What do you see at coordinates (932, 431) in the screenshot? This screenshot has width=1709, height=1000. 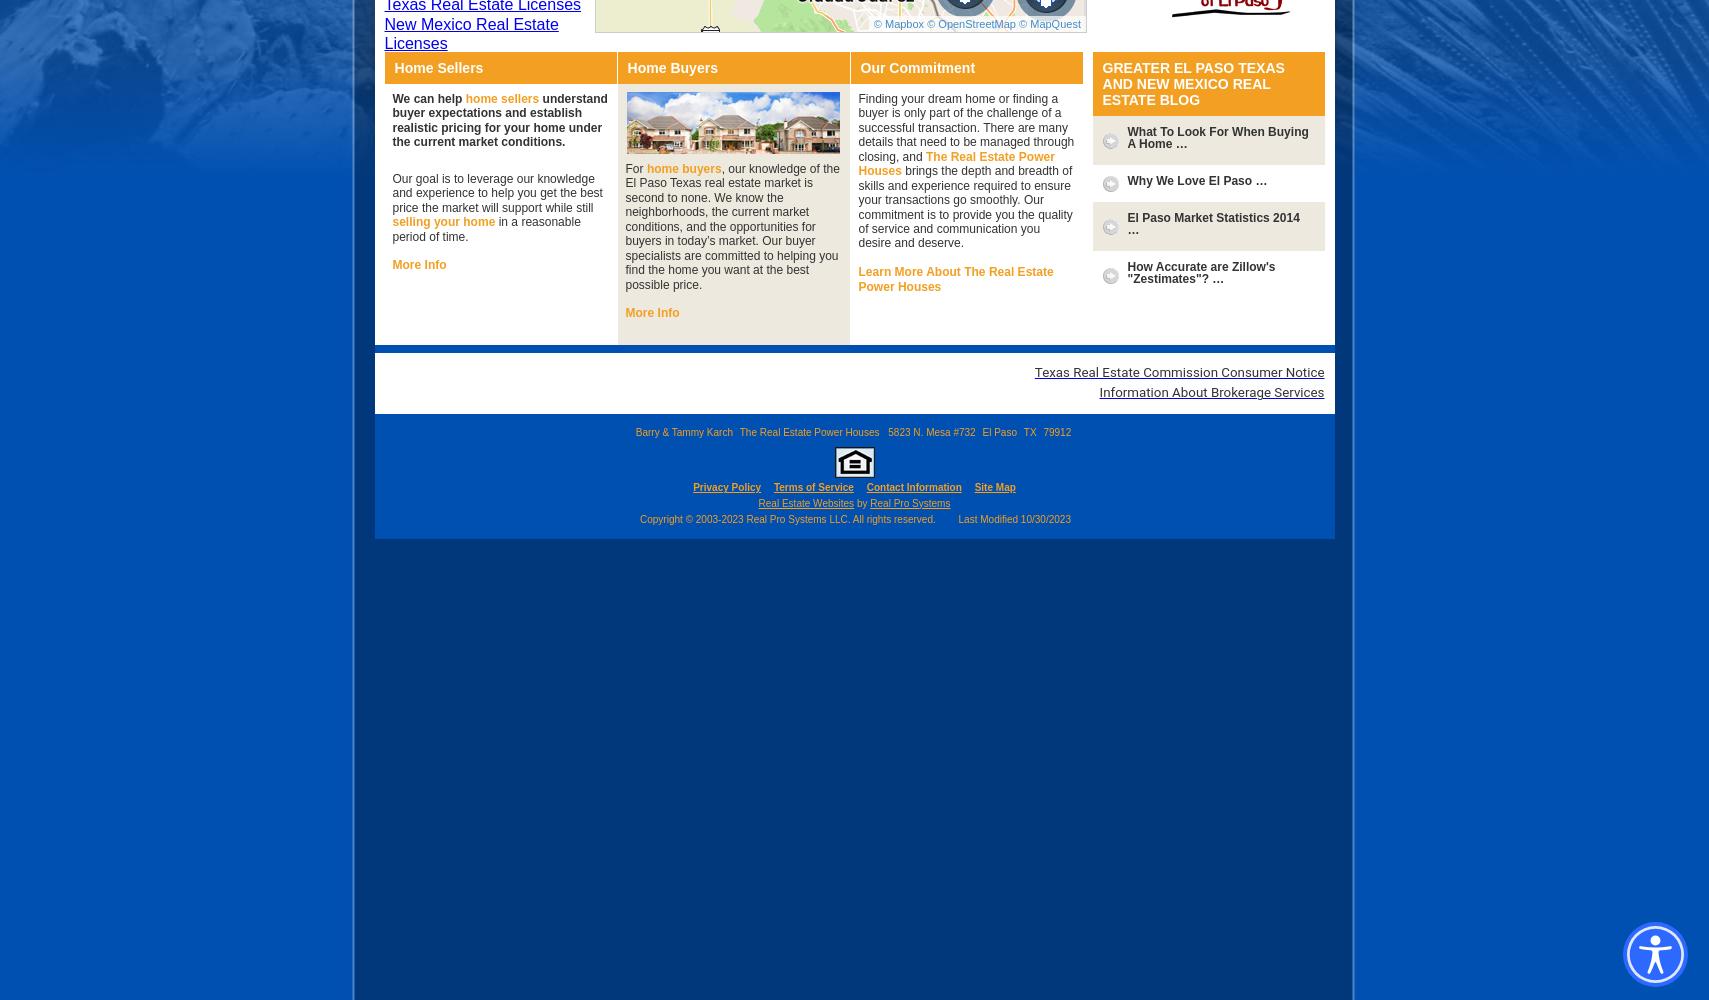 I see `'5823 N. Mesa #732'` at bounding box center [932, 431].